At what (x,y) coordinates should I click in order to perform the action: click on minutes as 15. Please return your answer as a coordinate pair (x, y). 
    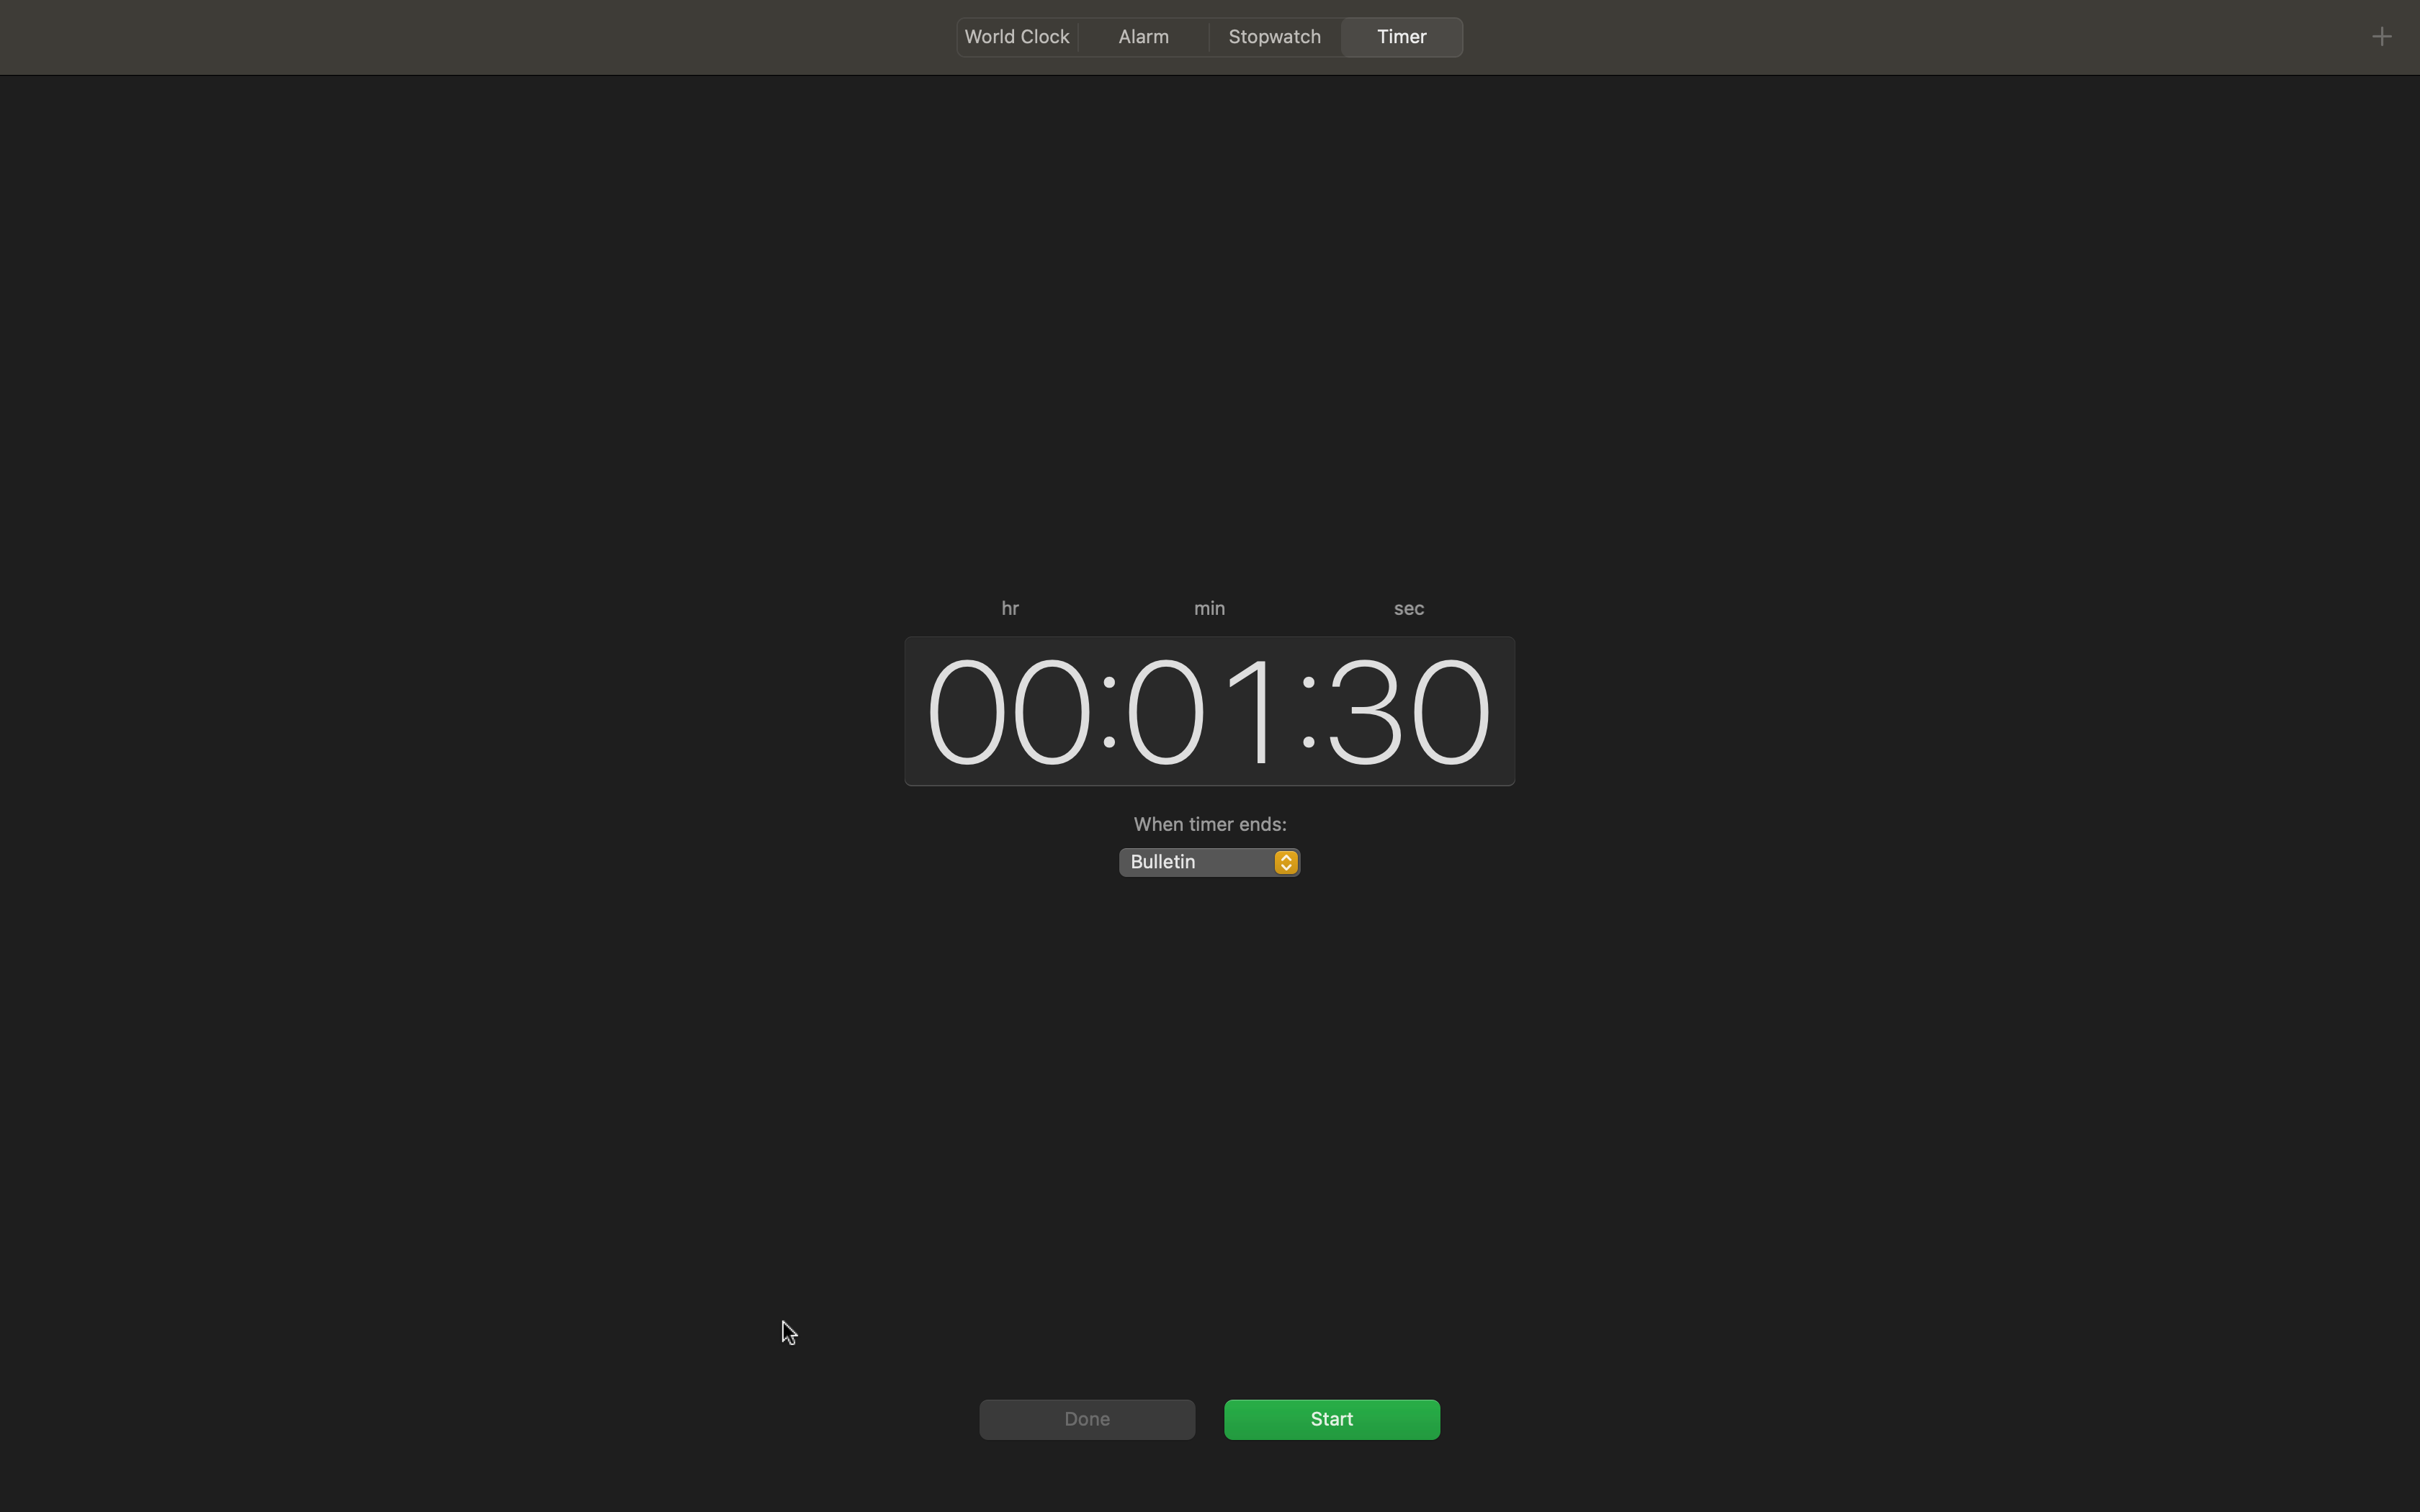
    Looking at the image, I should click on (1201, 708).